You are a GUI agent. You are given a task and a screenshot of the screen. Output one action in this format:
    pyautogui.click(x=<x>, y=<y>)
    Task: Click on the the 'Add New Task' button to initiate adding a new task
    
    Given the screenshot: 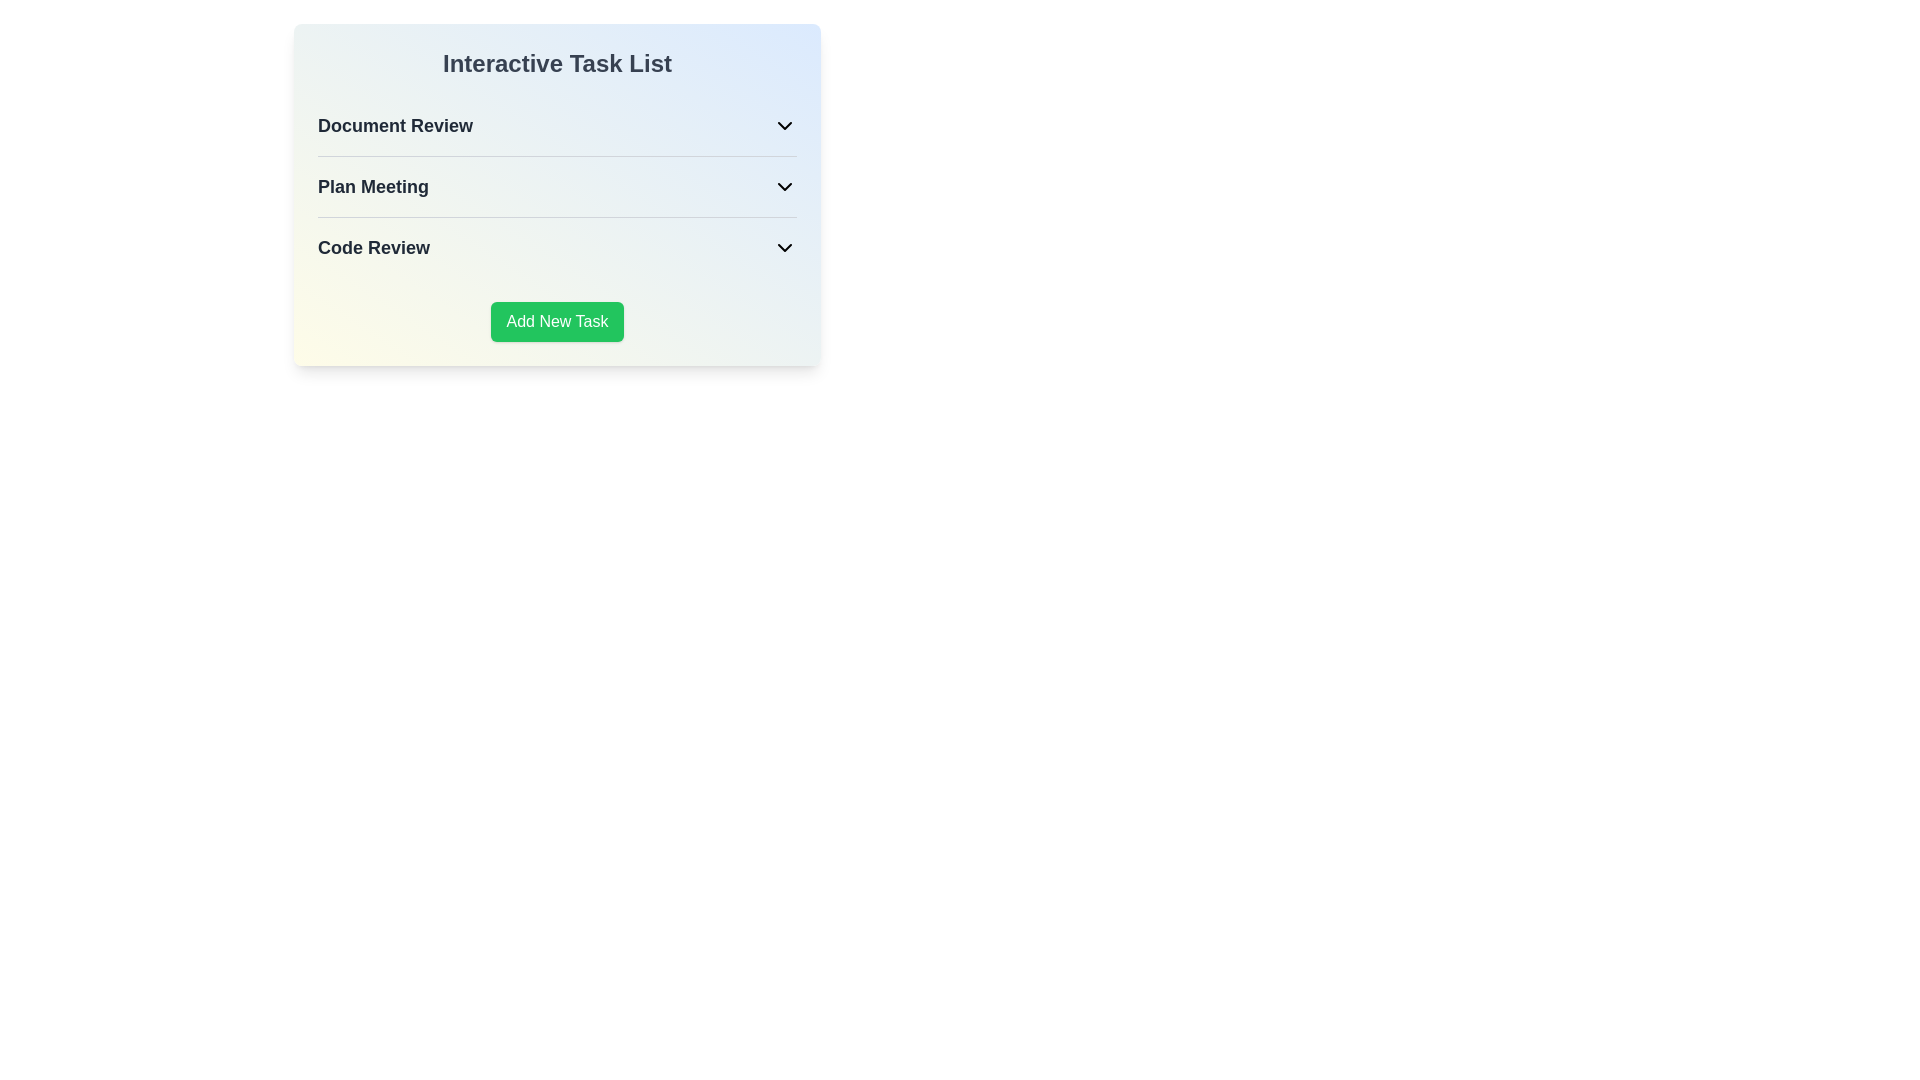 What is the action you would take?
    pyautogui.click(x=557, y=320)
    